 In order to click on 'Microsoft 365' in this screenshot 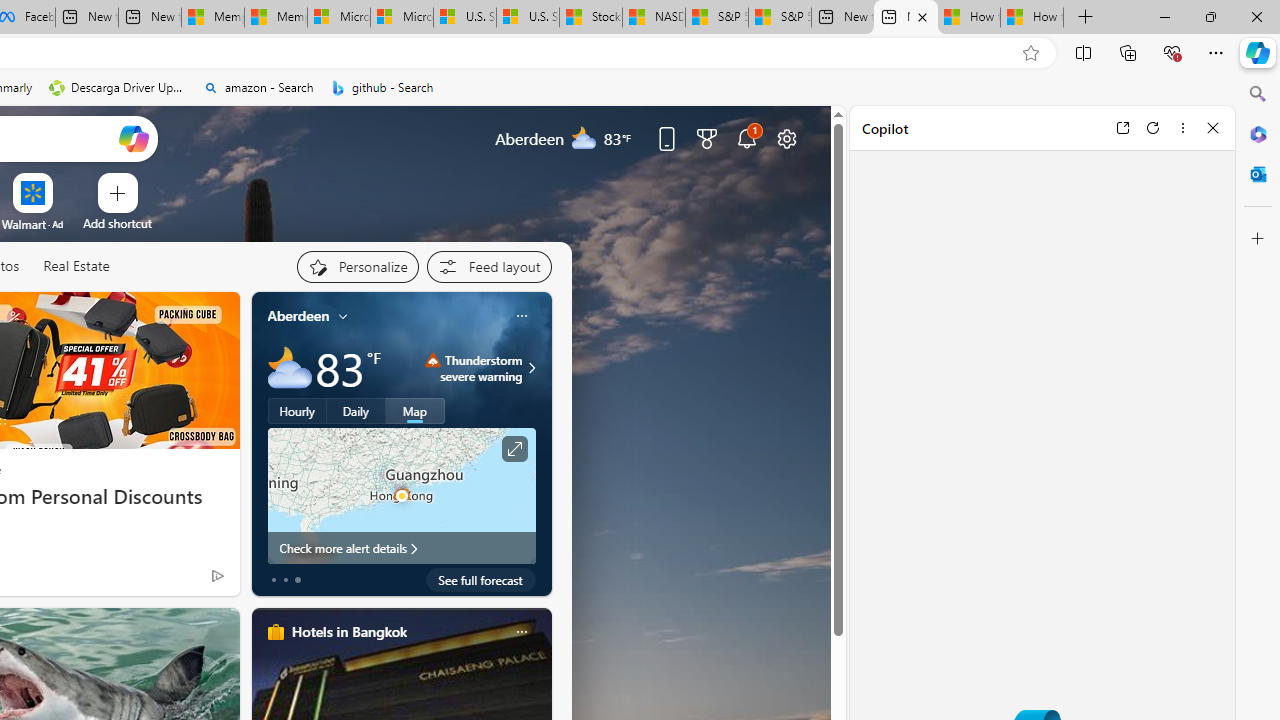, I will do `click(1257, 133)`.